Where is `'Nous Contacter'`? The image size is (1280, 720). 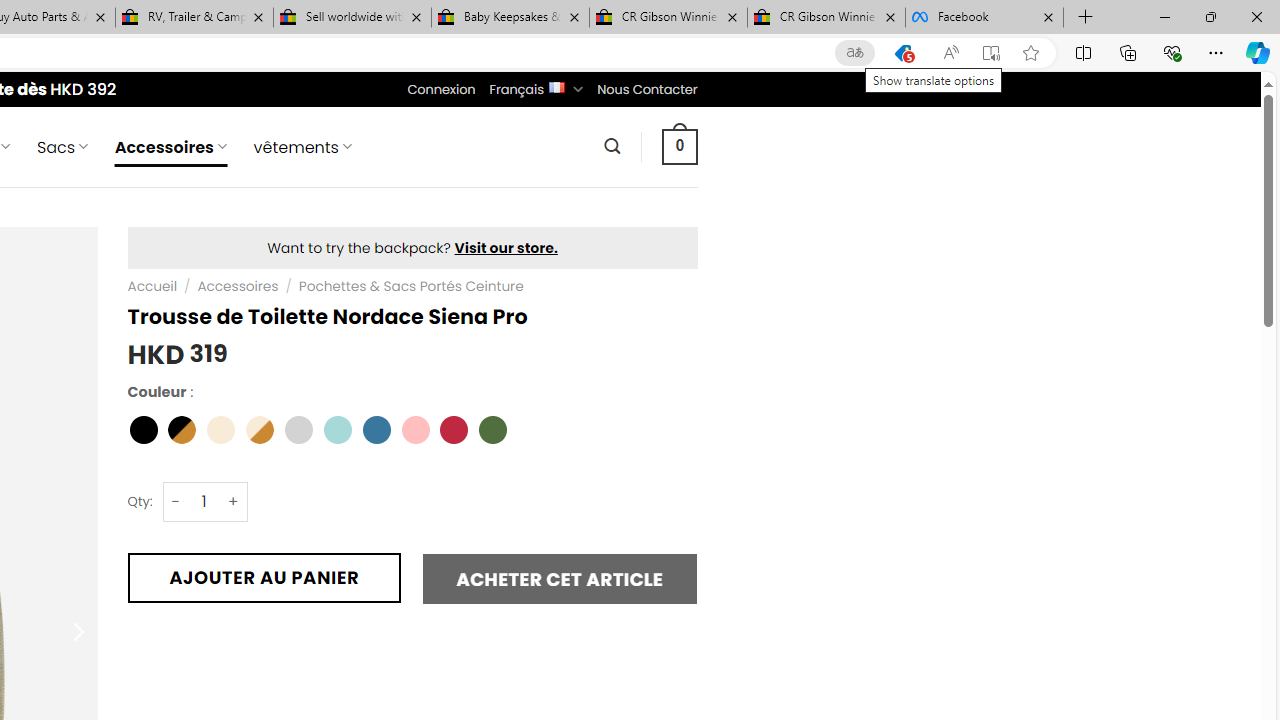 'Nous Contacter' is located at coordinates (647, 88).